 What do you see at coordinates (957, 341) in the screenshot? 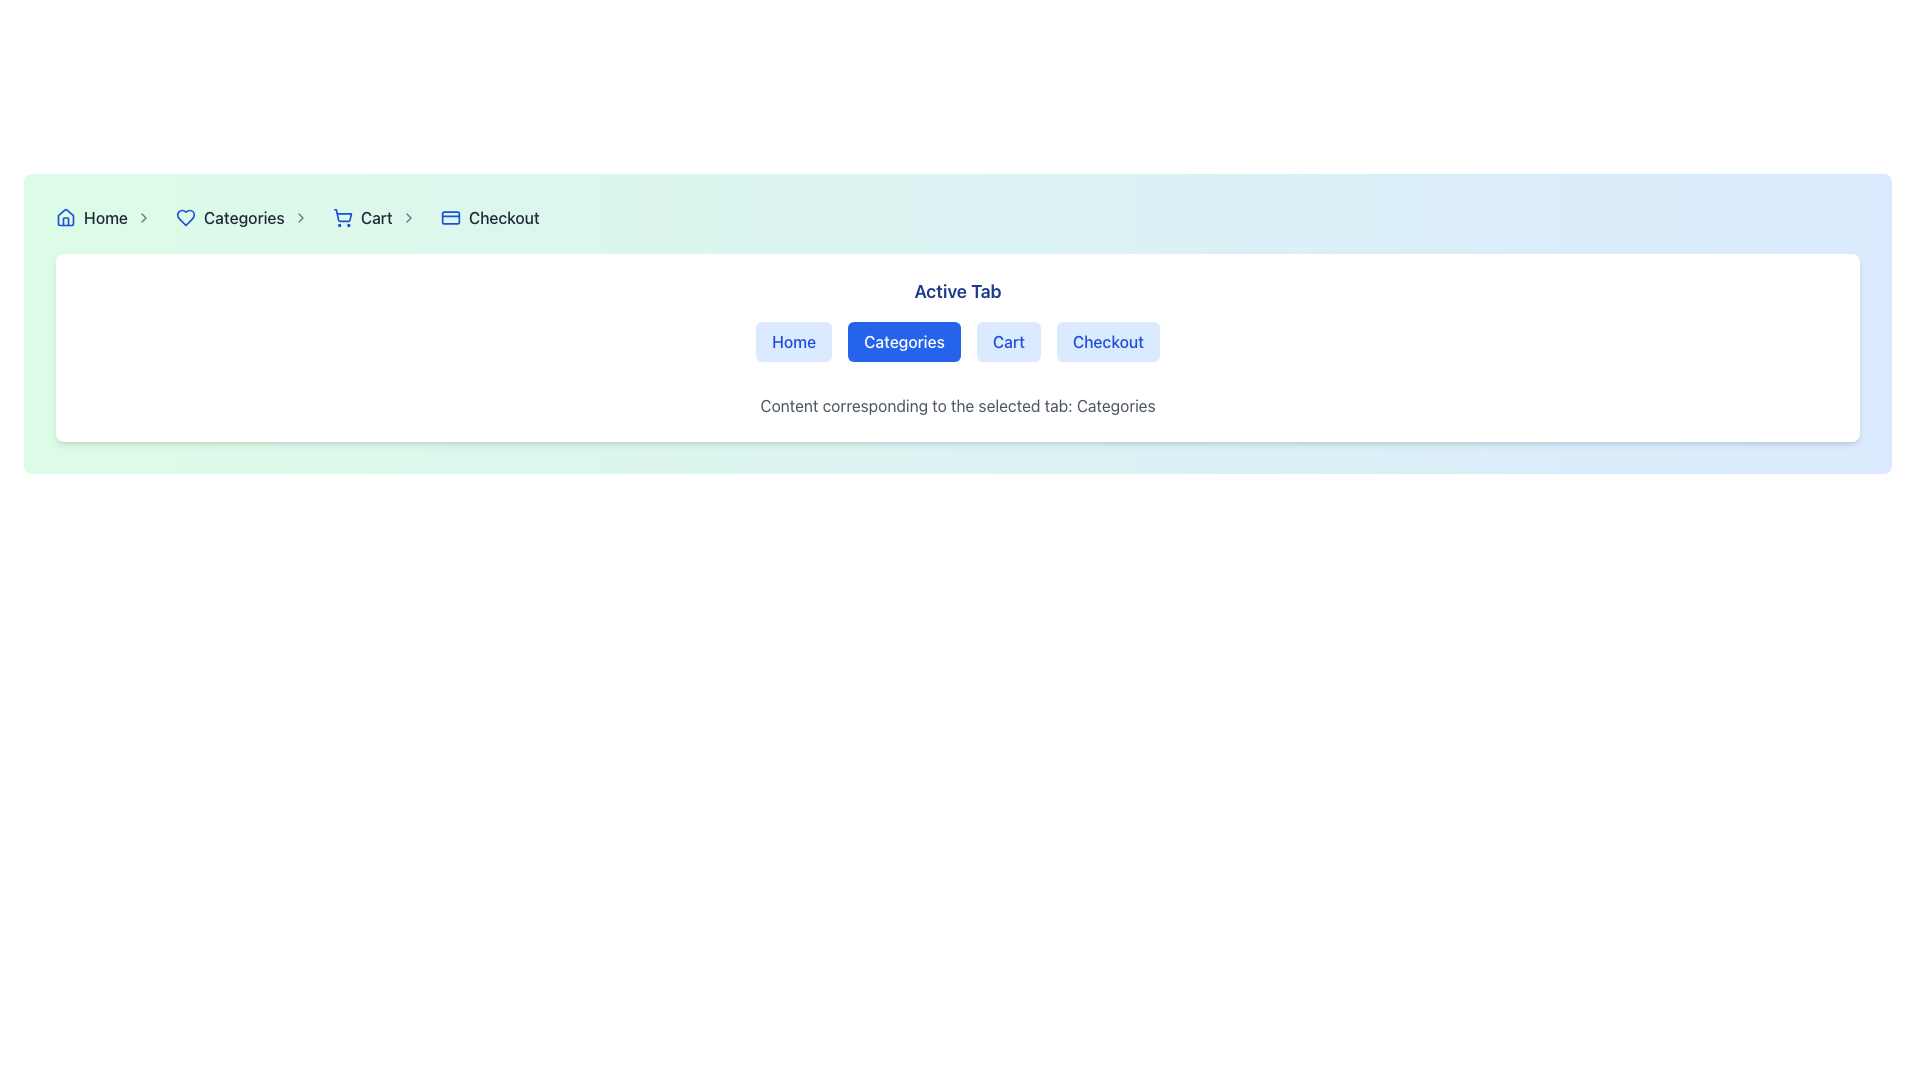
I see `the 'Categories' tab in the navigation bar` at bounding box center [957, 341].